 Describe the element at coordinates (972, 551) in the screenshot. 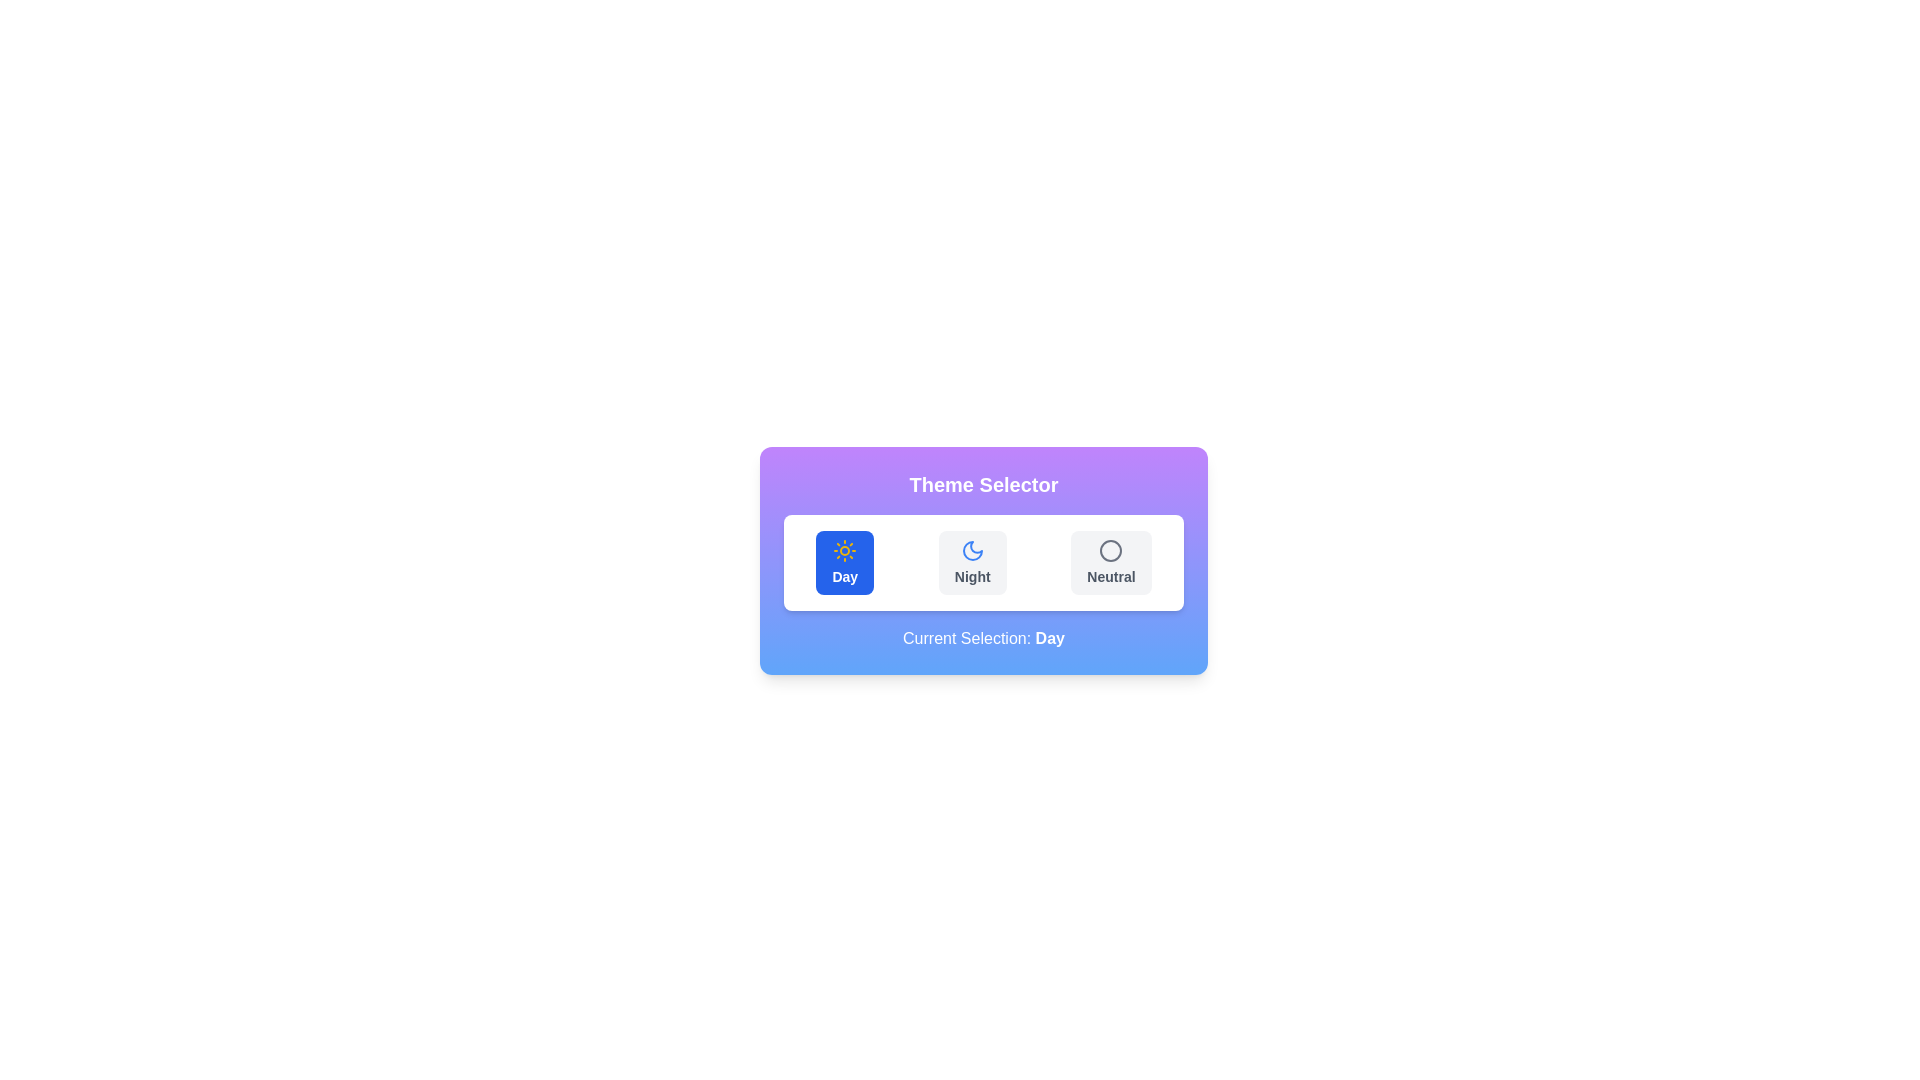

I see `the 'Night' theme button, which is the second option in the theme selector interface` at that location.